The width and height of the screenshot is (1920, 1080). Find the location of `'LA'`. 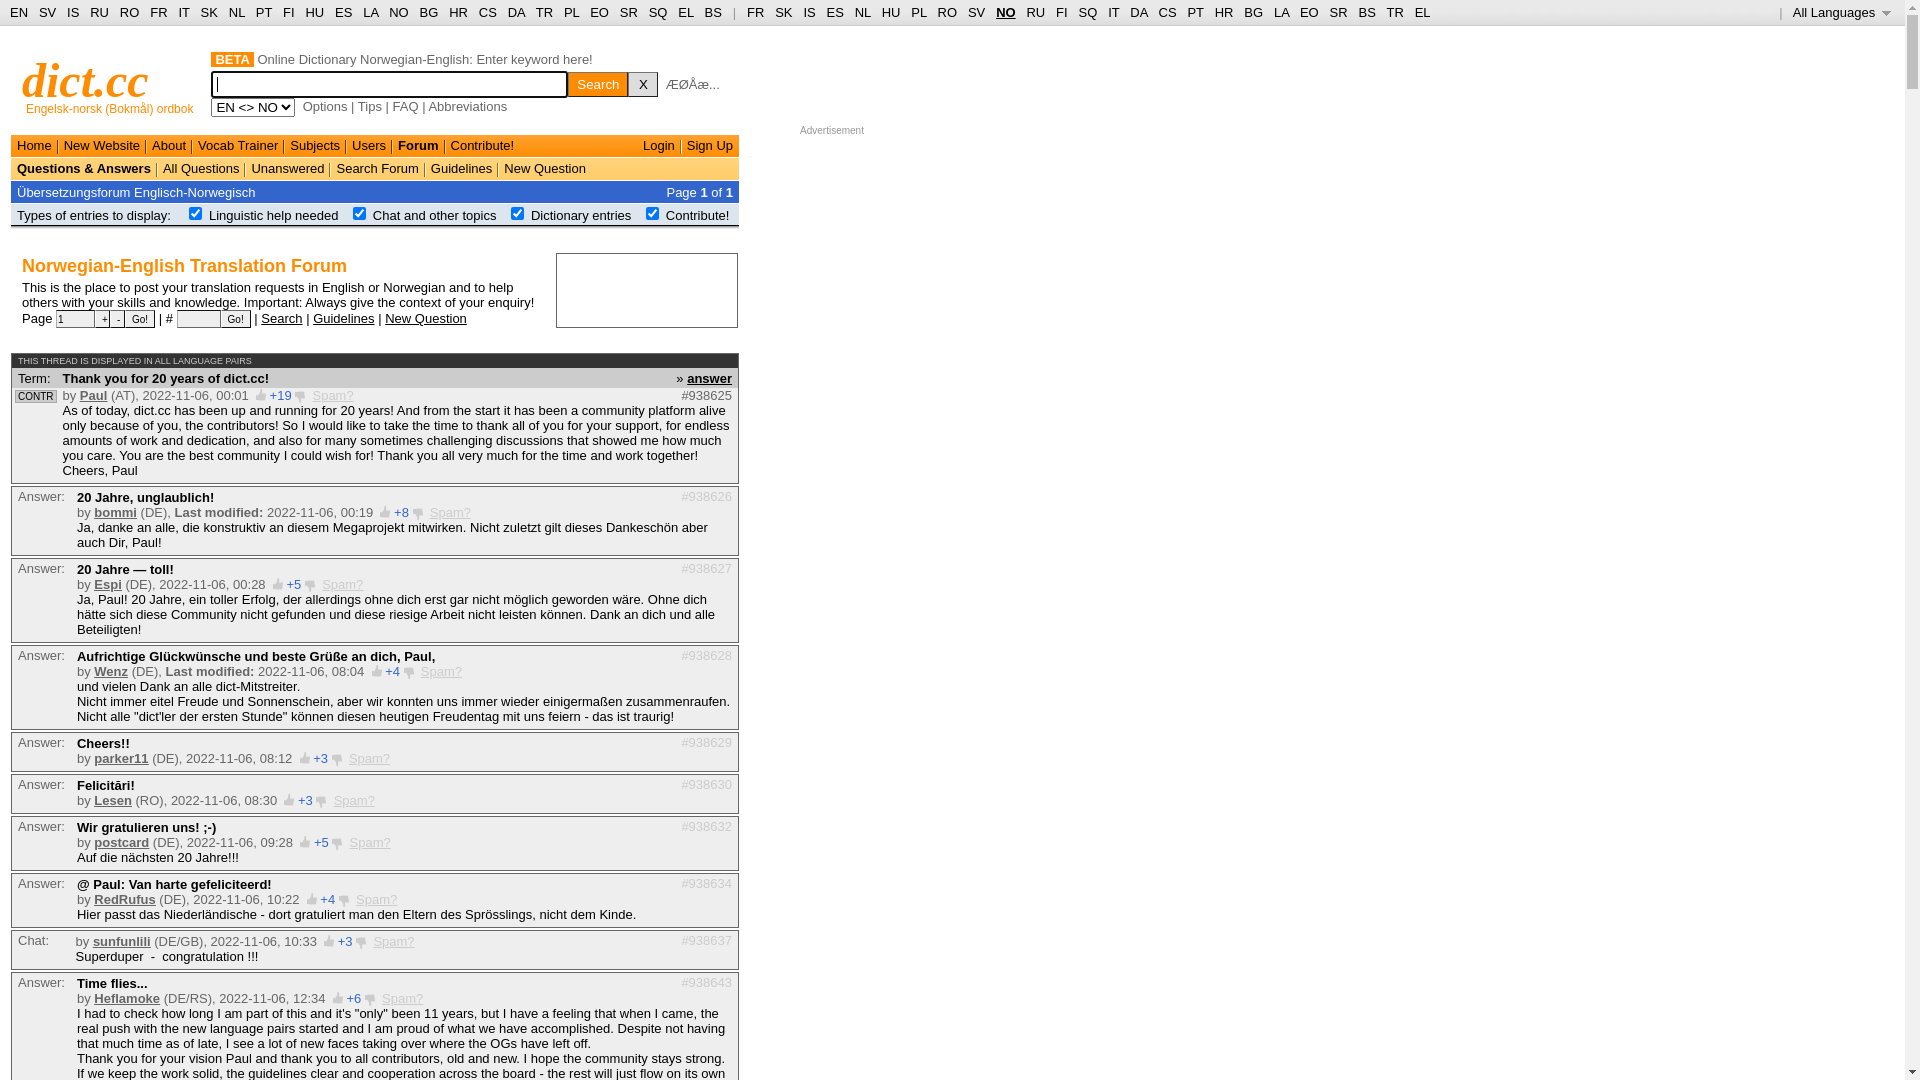

'LA' is located at coordinates (1281, 12).